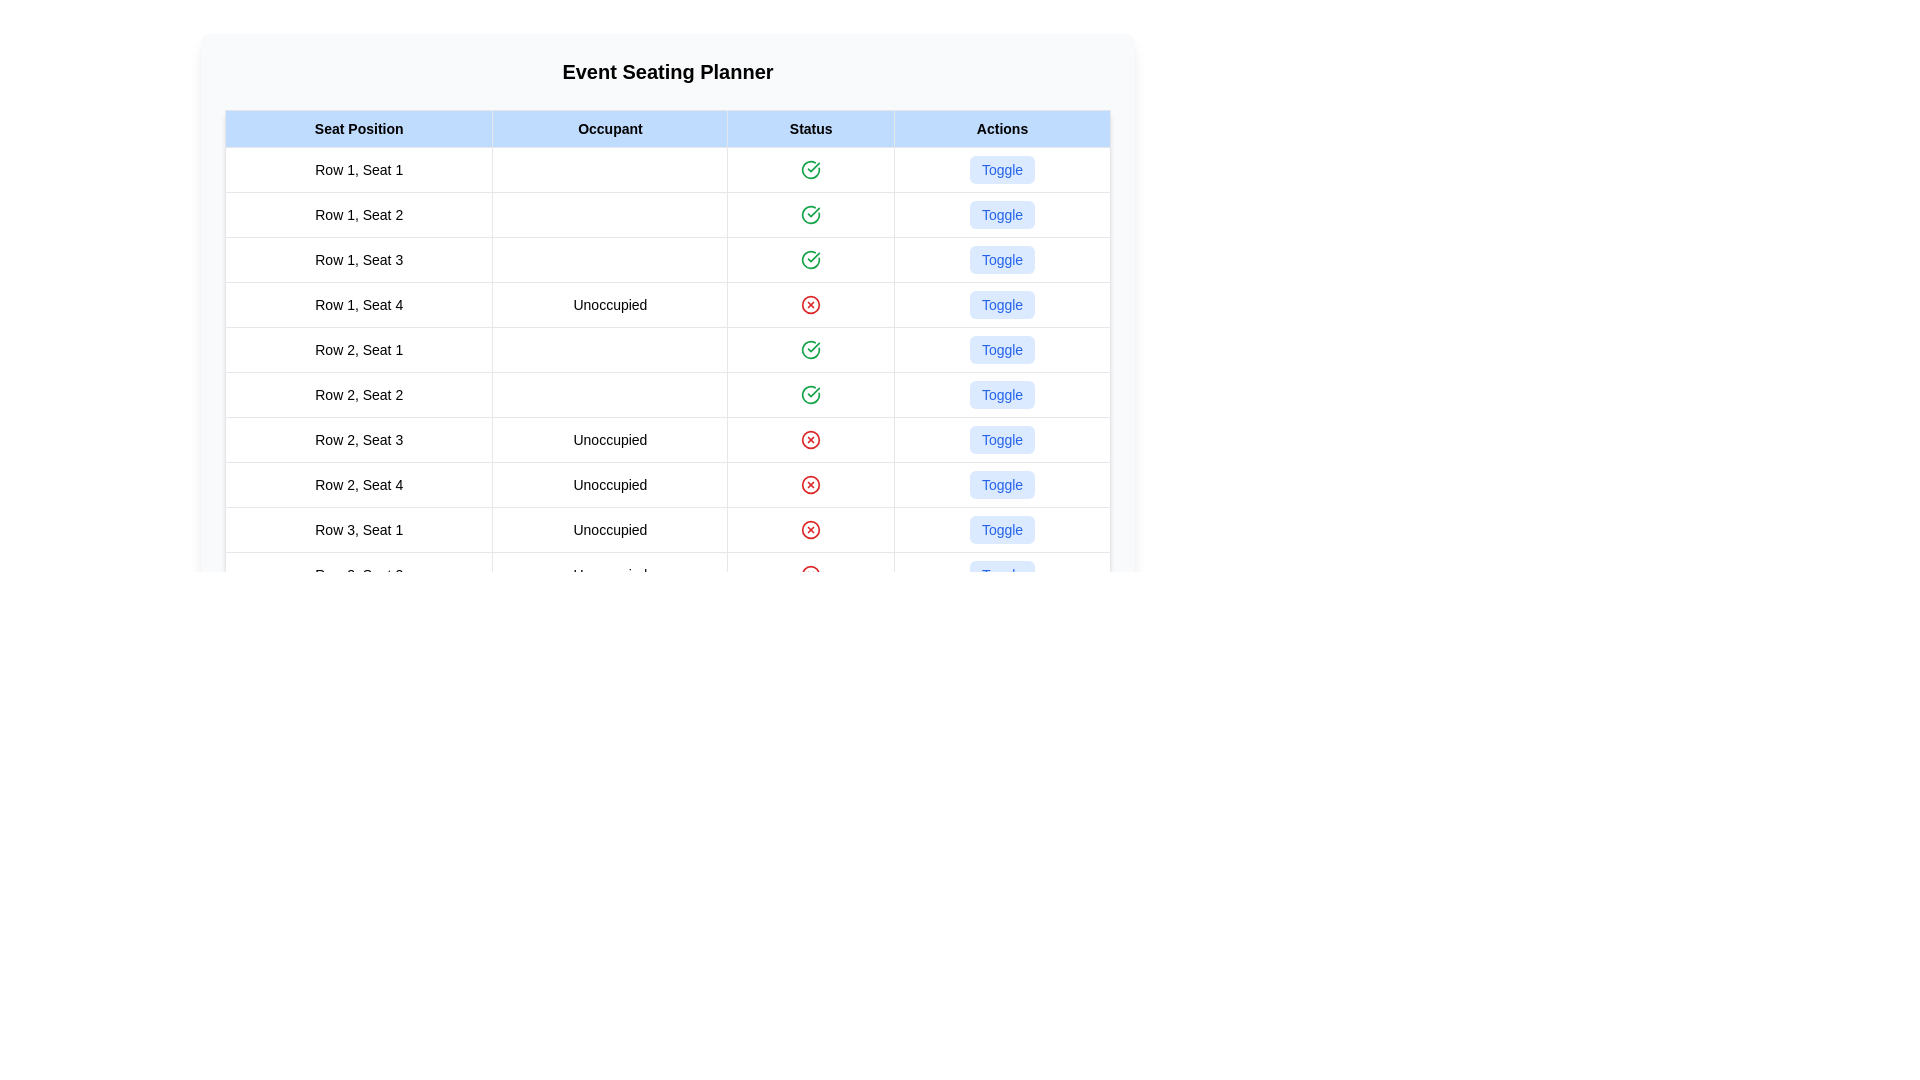 The height and width of the screenshot is (1080, 1920). Describe the element at coordinates (609, 258) in the screenshot. I see `the second cell in the third column of the row labeled 'Row 1, Seat 3' in the table, which serves as a placeholder for potential content` at that location.